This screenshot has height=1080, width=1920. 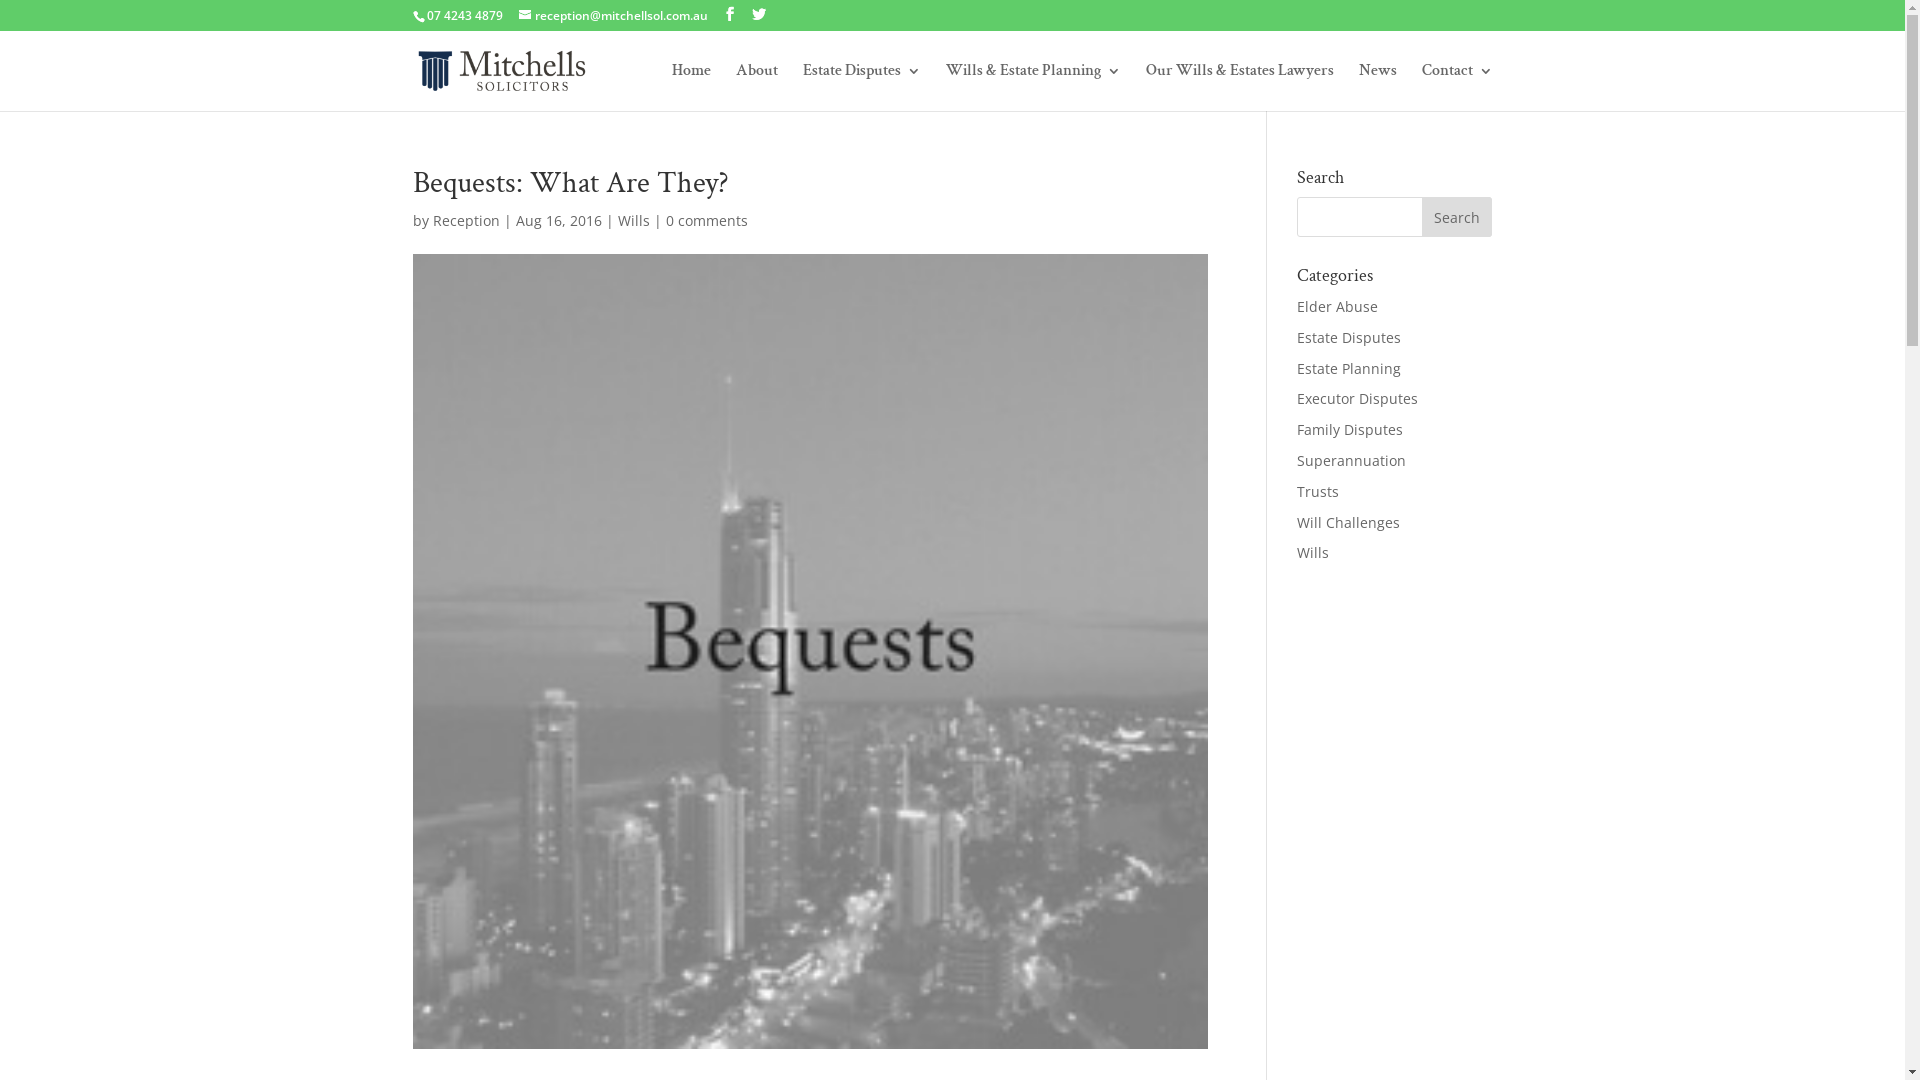 What do you see at coordinates (1348, 521) in the screenshot?
I see `'Will Challenges'` at bounding box center [1348, 521].